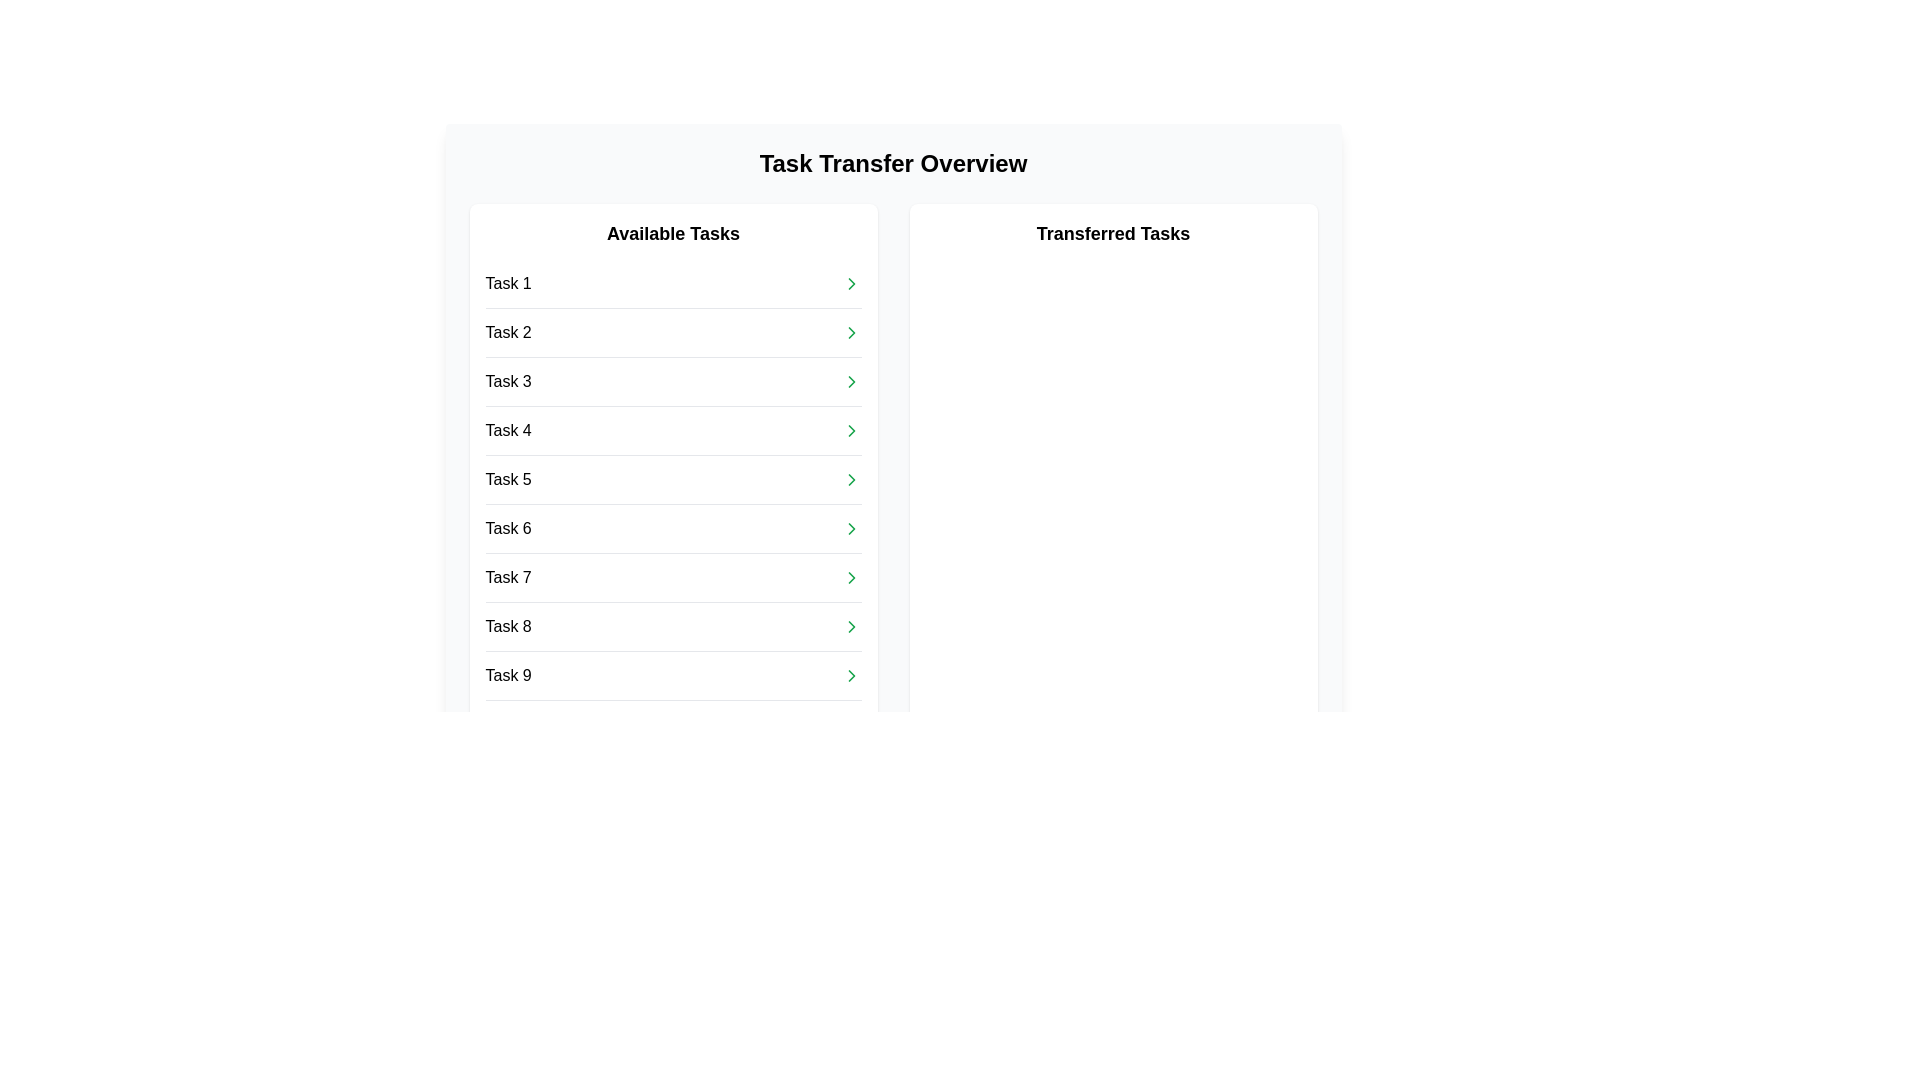  I want to click on the icon located next to the text label 'Task 6' in the 'Available Tasks' section, so click(851, 527).